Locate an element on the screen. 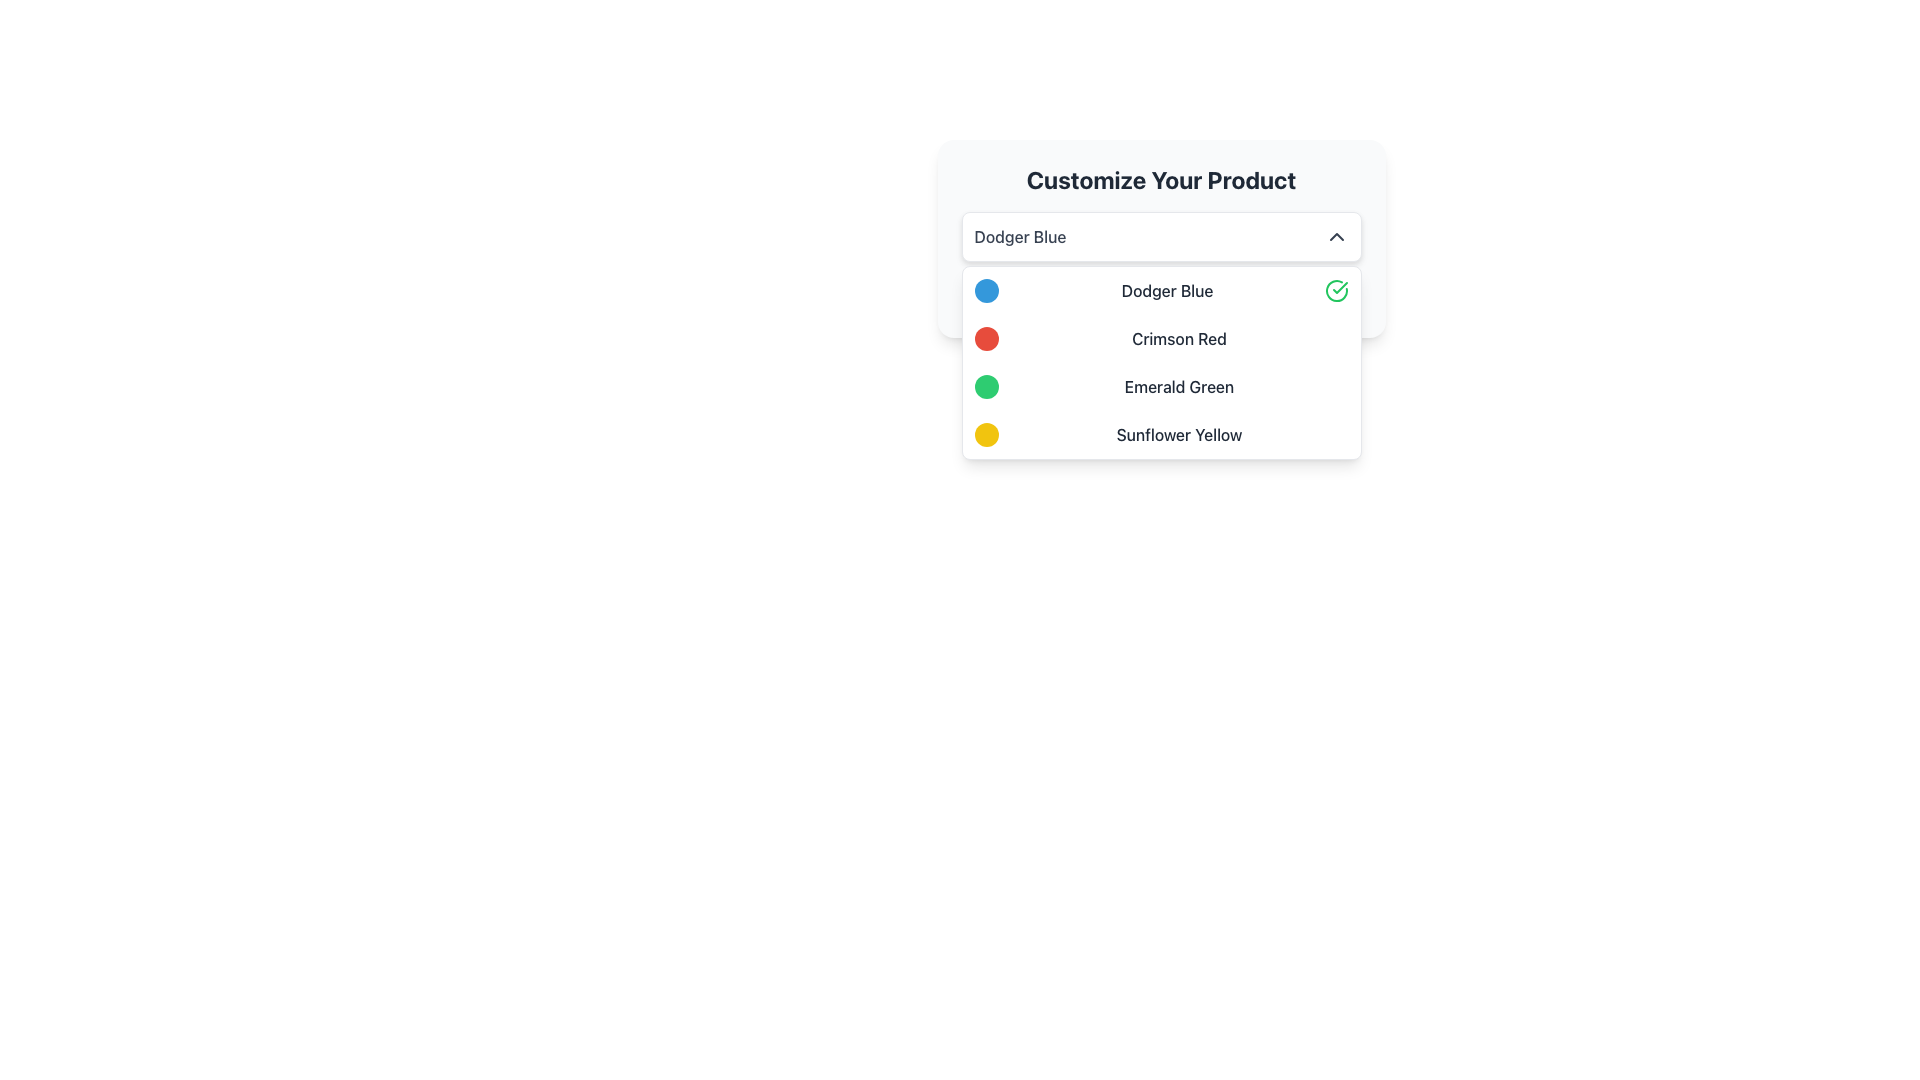 This screenshot has width=1920, height=1080. the check mark icon, which is part of a circular symbol indicating selection validation, located beside the selected item 'Dodger Blue' is located at coordinates (1339, 288).